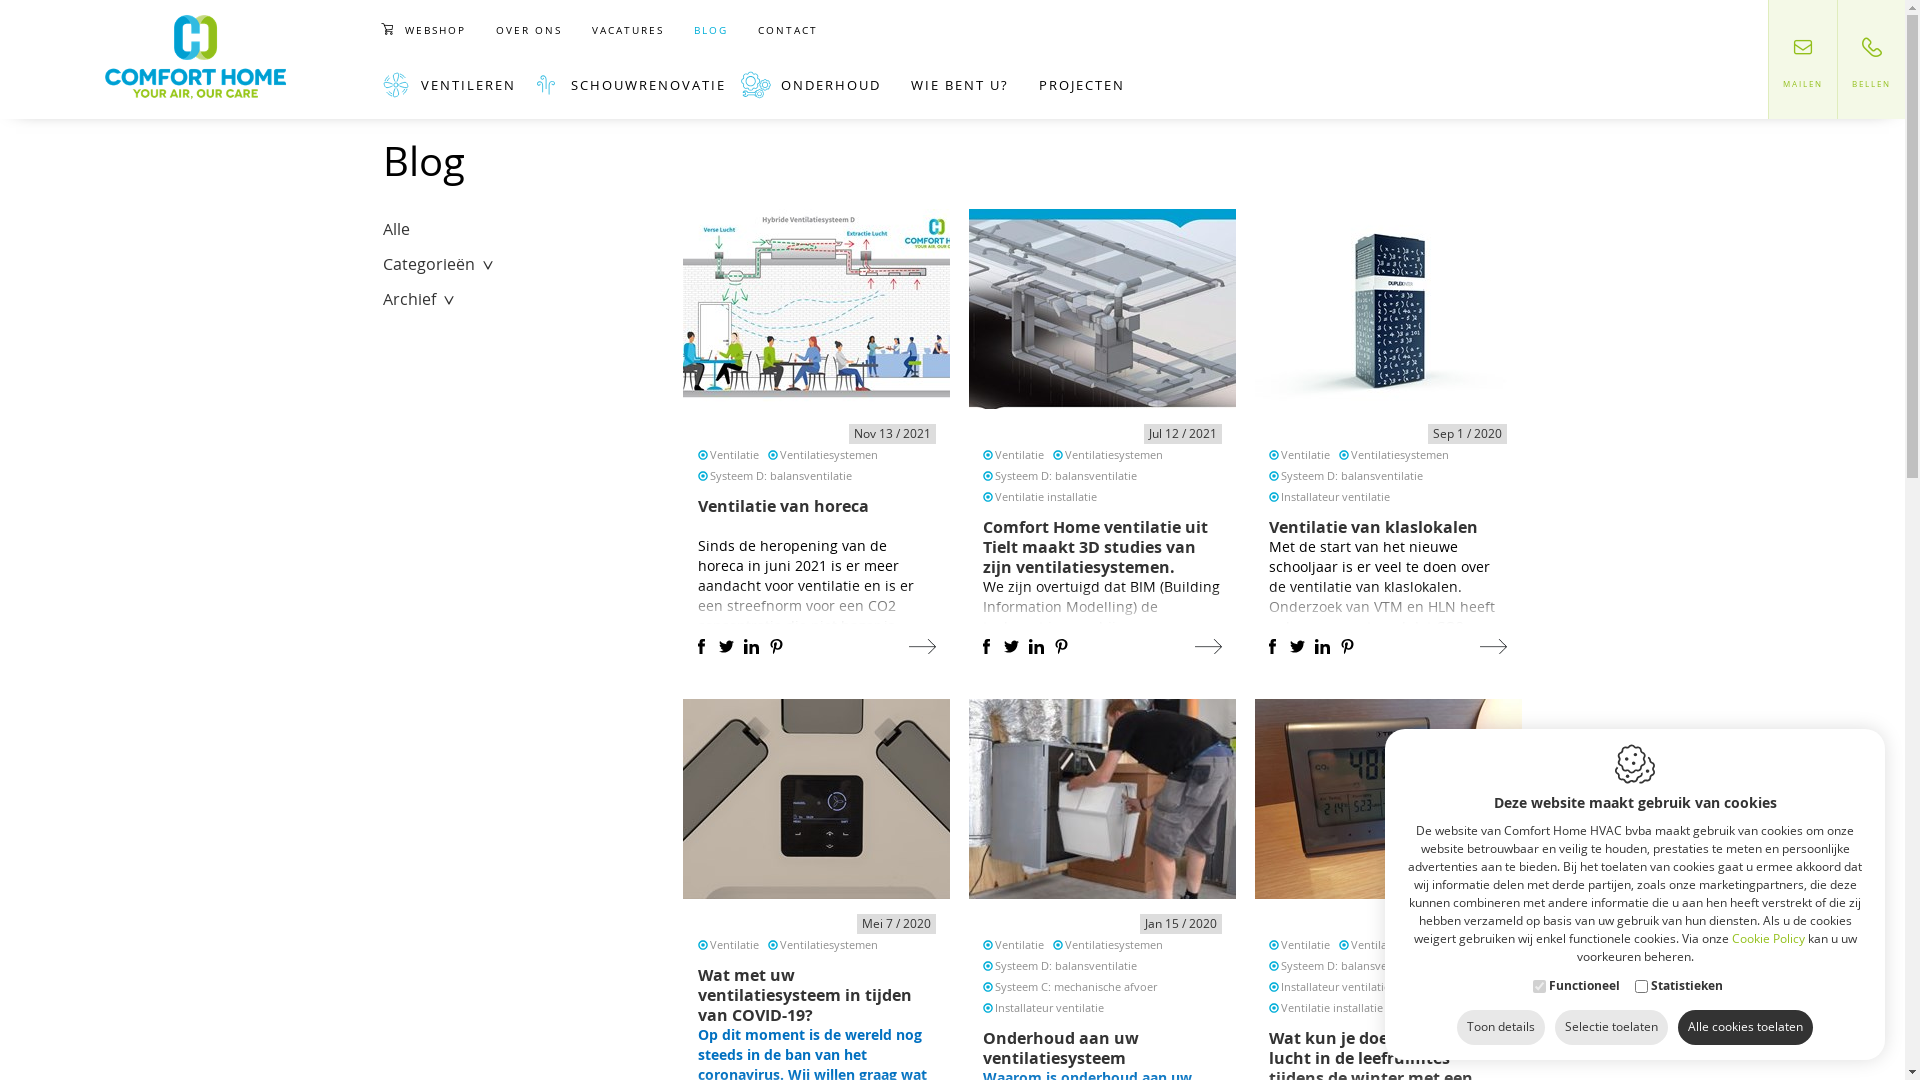 The height and width of the screenshot is (1080, 1920). What do you see at coordinates (528, 30) in the screenshot?
I see `'OVER ONS'` at bounding box center [528, 30].